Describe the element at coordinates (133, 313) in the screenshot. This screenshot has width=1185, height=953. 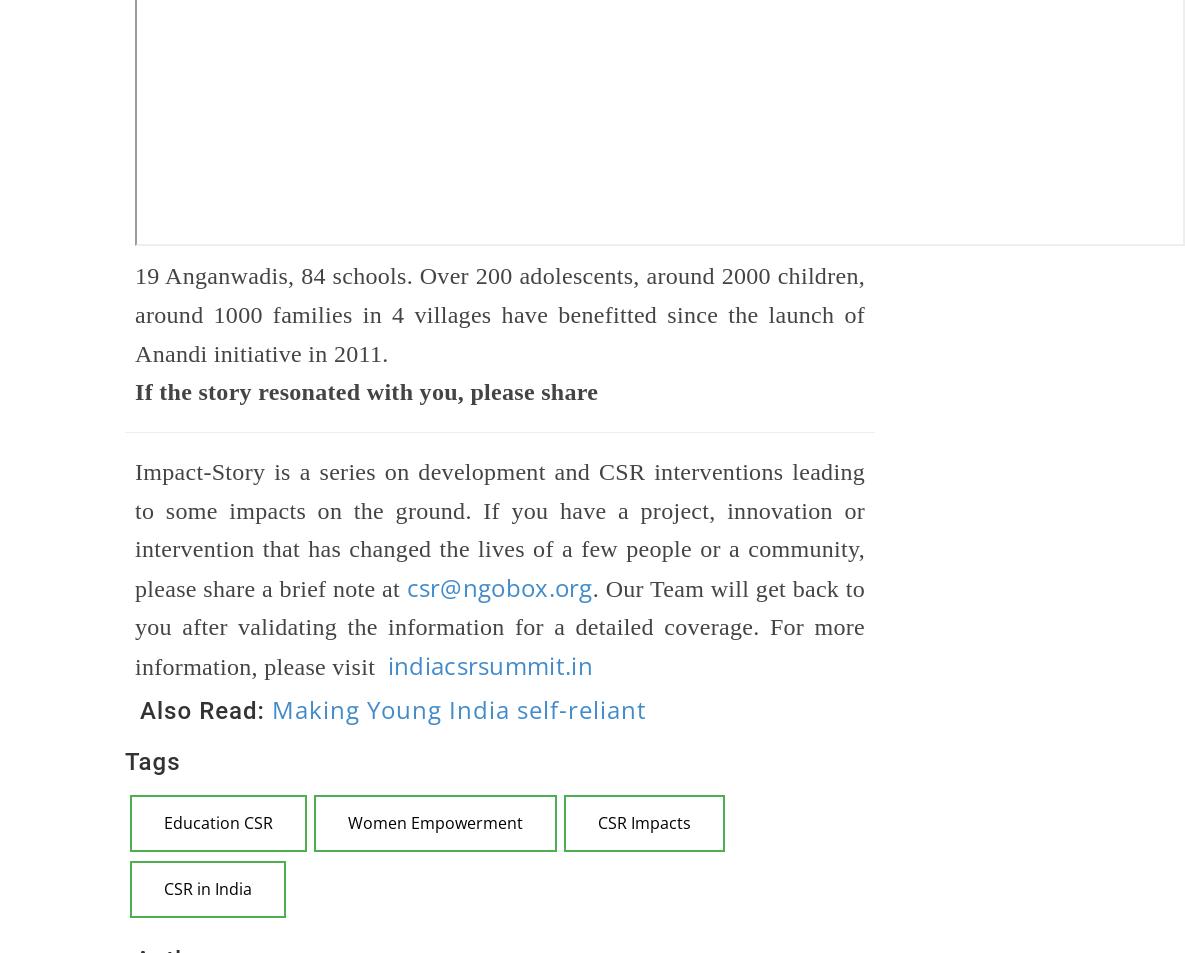
I see `'19 Anganwadis, 84 schools. Over 200 adolescents, around 2000 children, around 1000 families in 4 villages have benefitted since the launch of Anandi initiative in 2011.'` at that location.